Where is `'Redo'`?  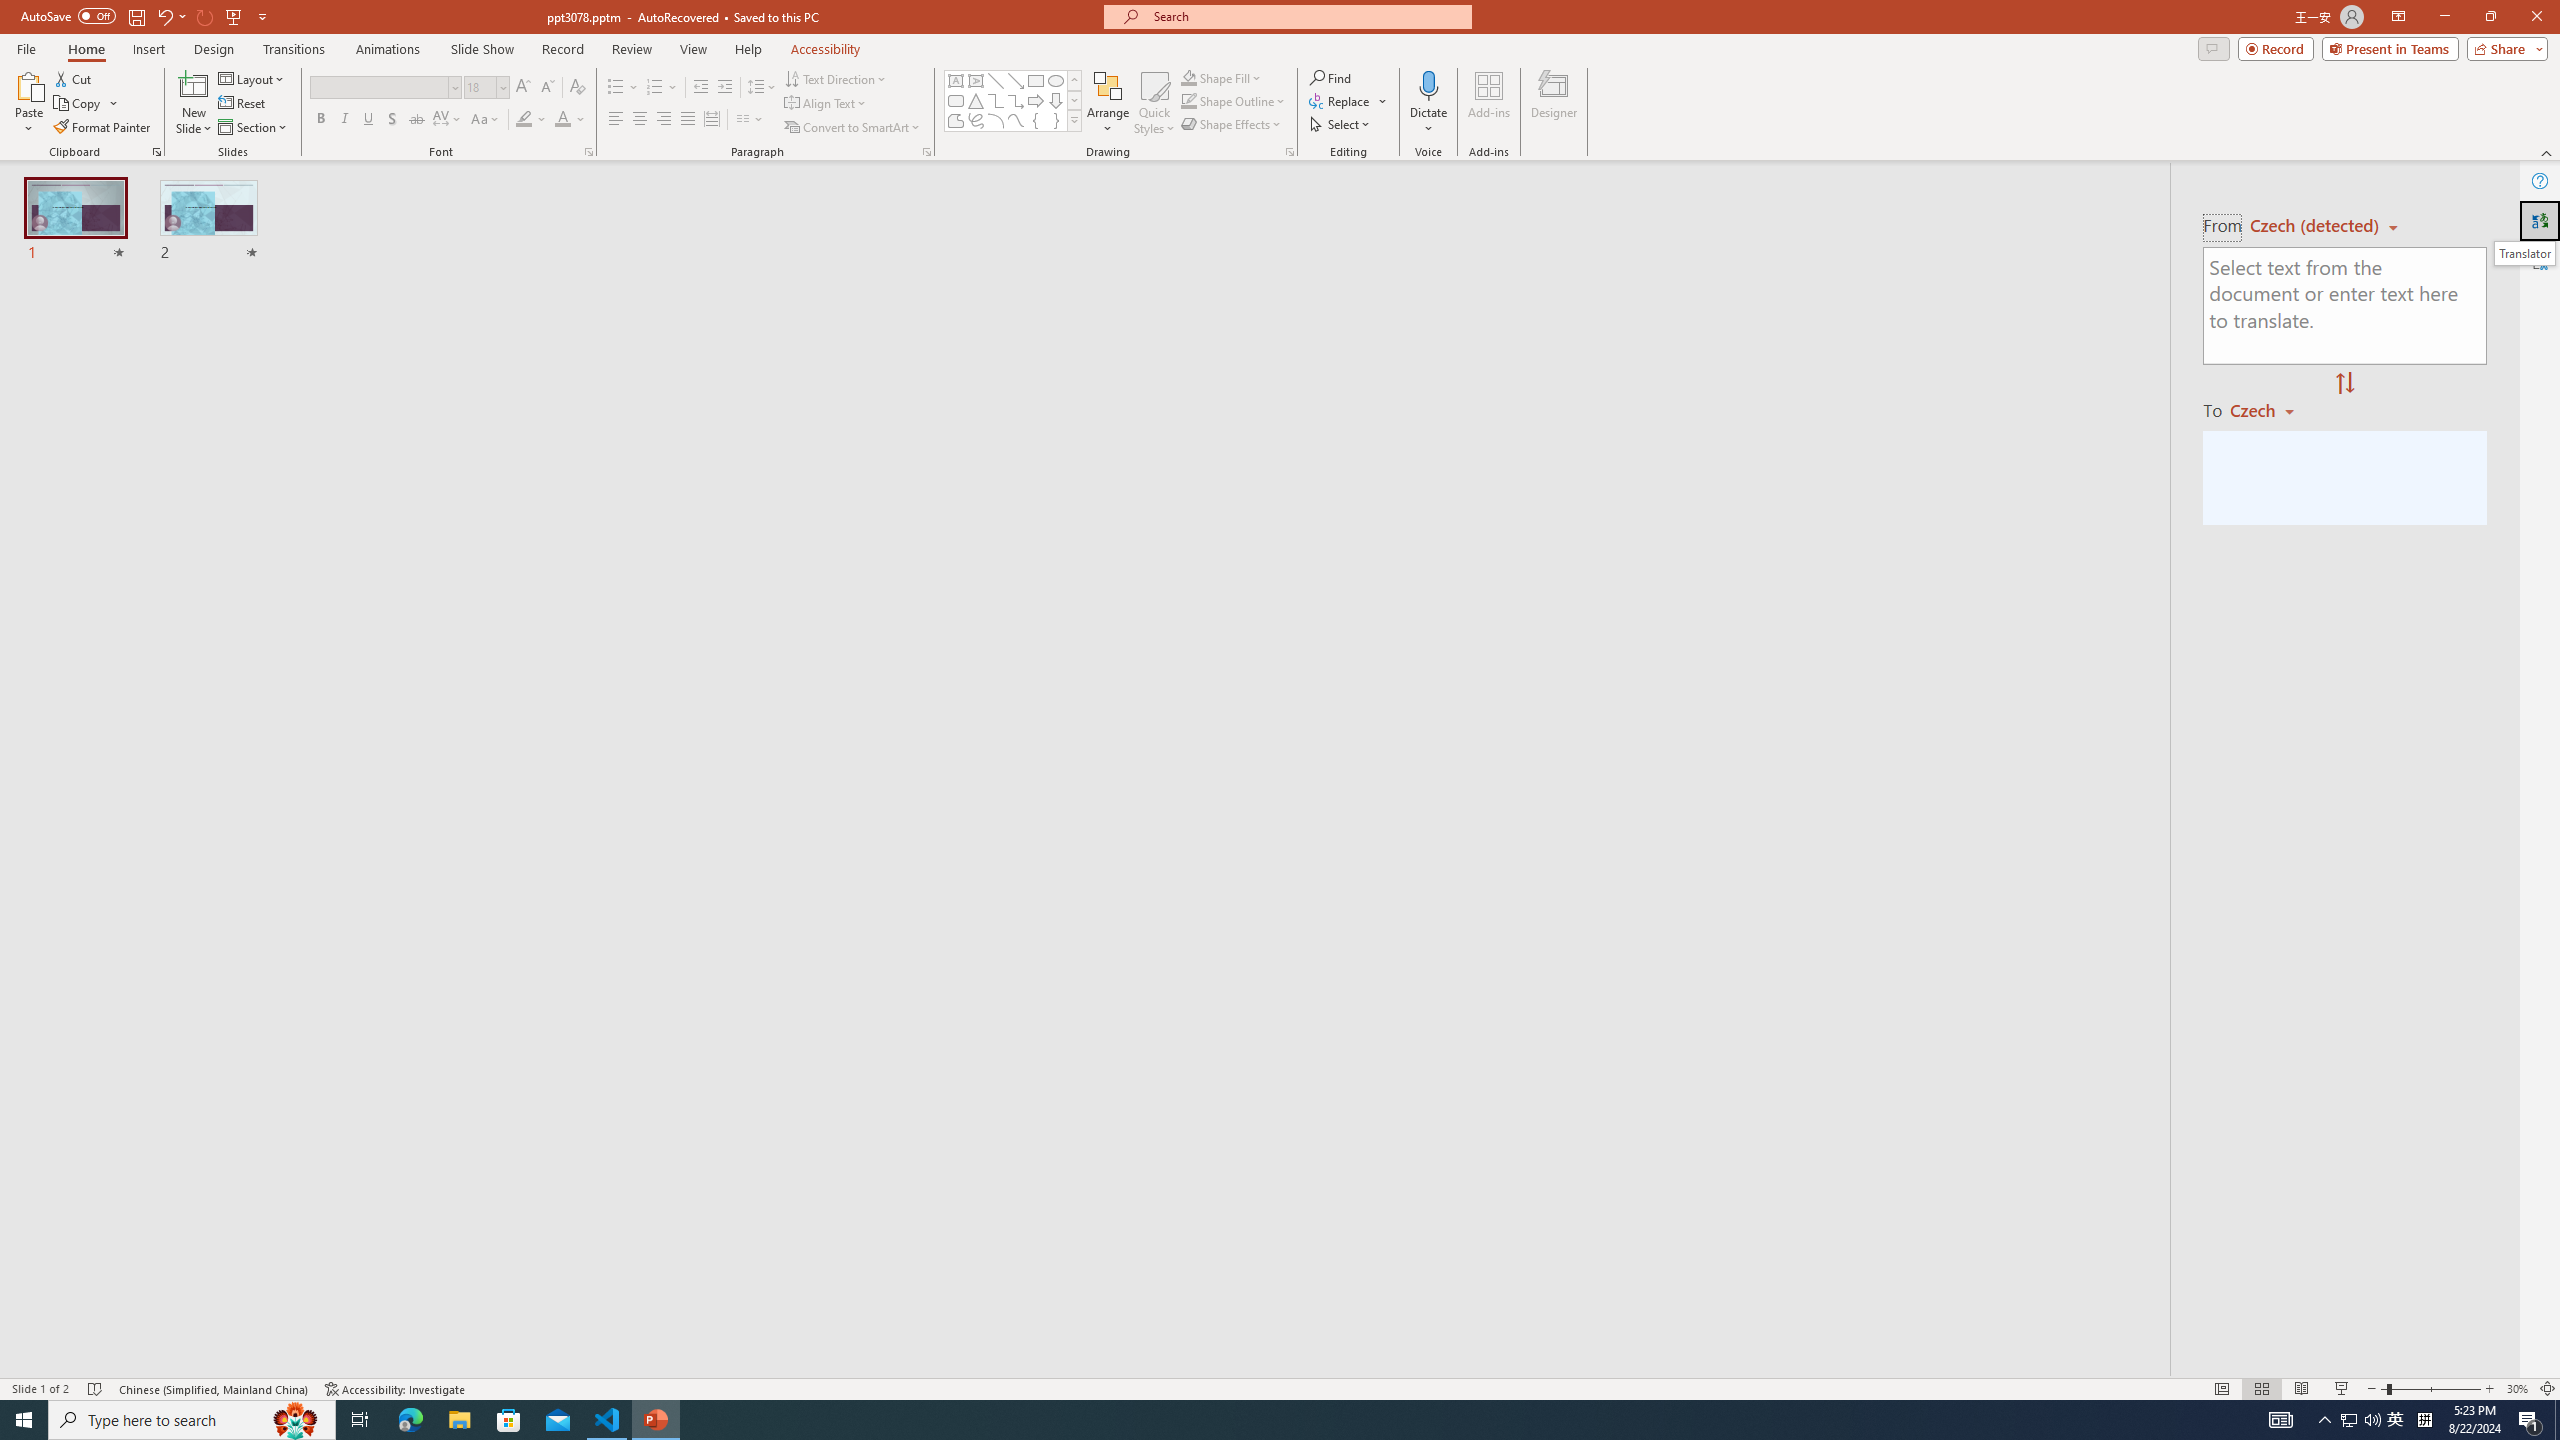 'Redo' is located at coordinates (205, 15).